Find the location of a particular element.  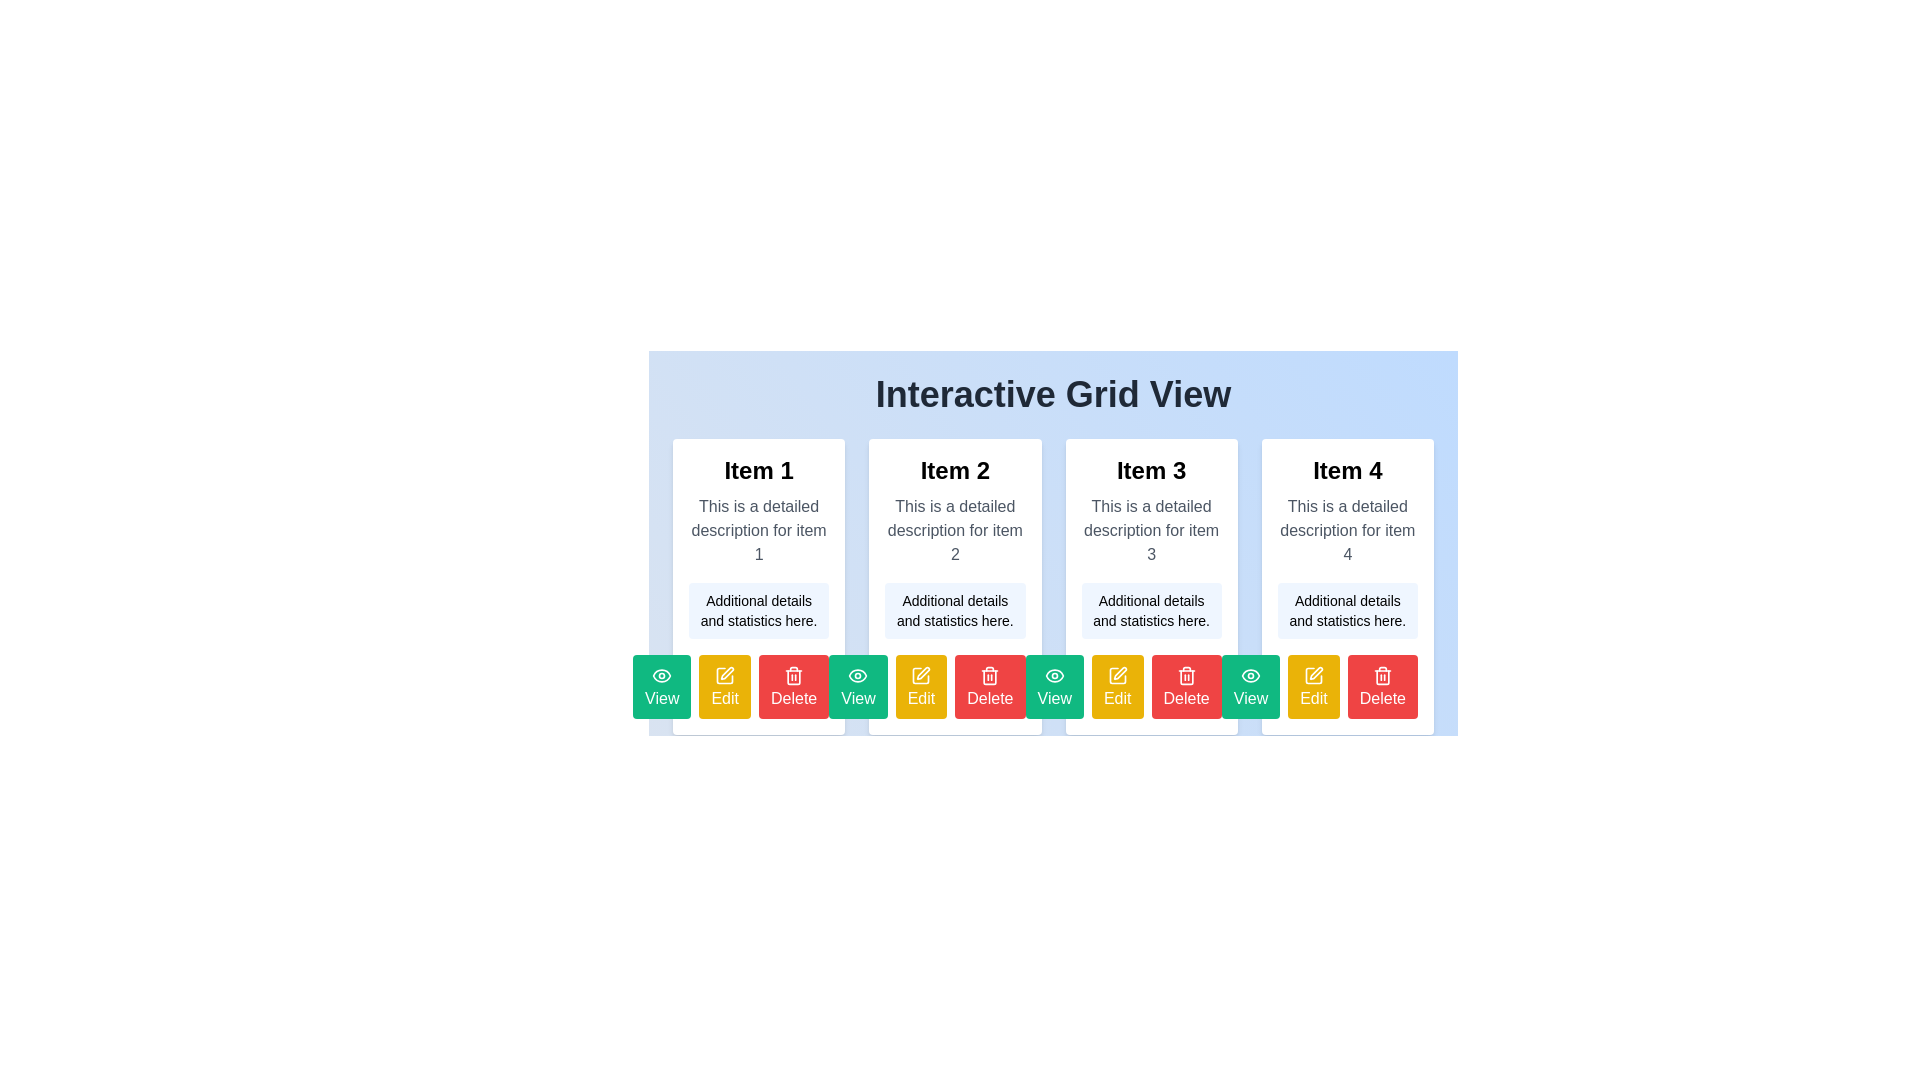

the red 'Delete' button with white text and a trashcan icon, positioned at the bottom of the 'Item 4' card in the action bar is located at coordinates (1347, 685).